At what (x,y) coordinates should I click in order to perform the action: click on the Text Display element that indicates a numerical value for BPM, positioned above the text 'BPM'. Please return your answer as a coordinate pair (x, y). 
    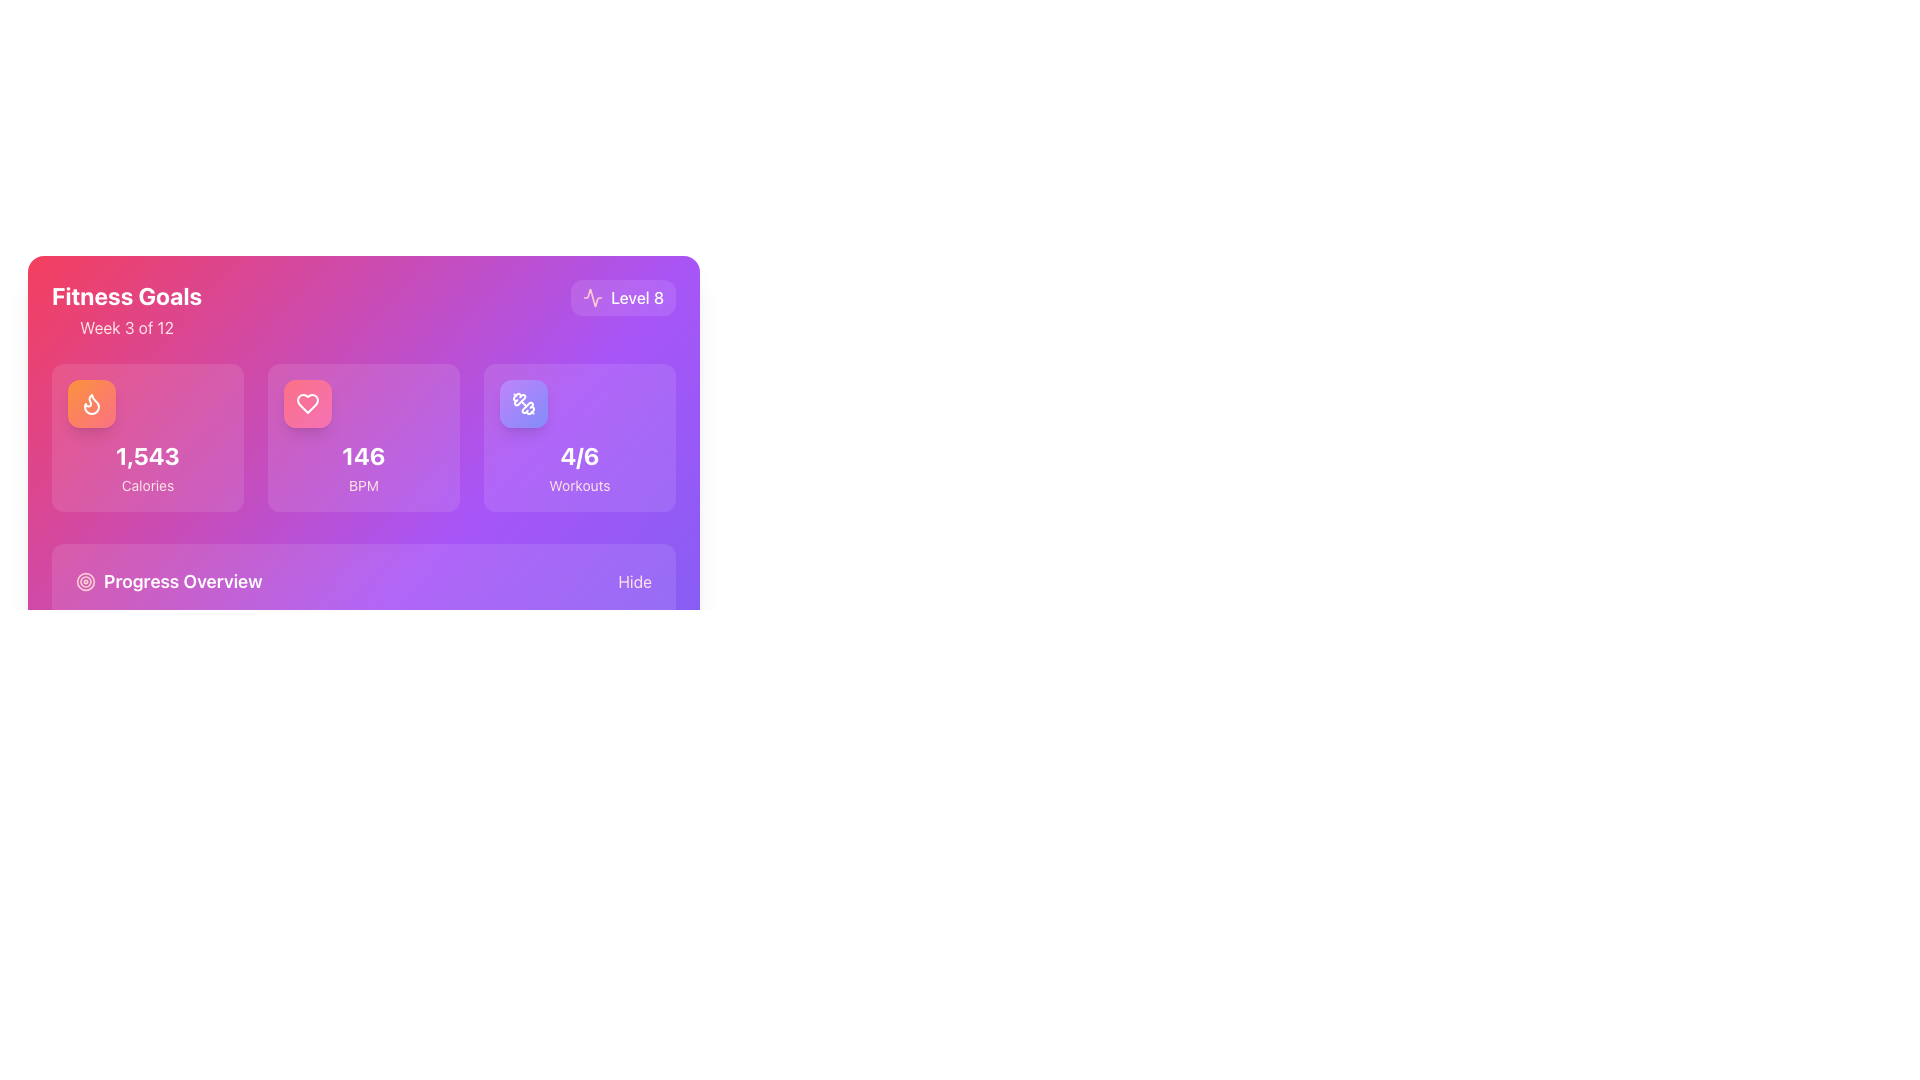
    Looking at the image, I should click on (364, 455).